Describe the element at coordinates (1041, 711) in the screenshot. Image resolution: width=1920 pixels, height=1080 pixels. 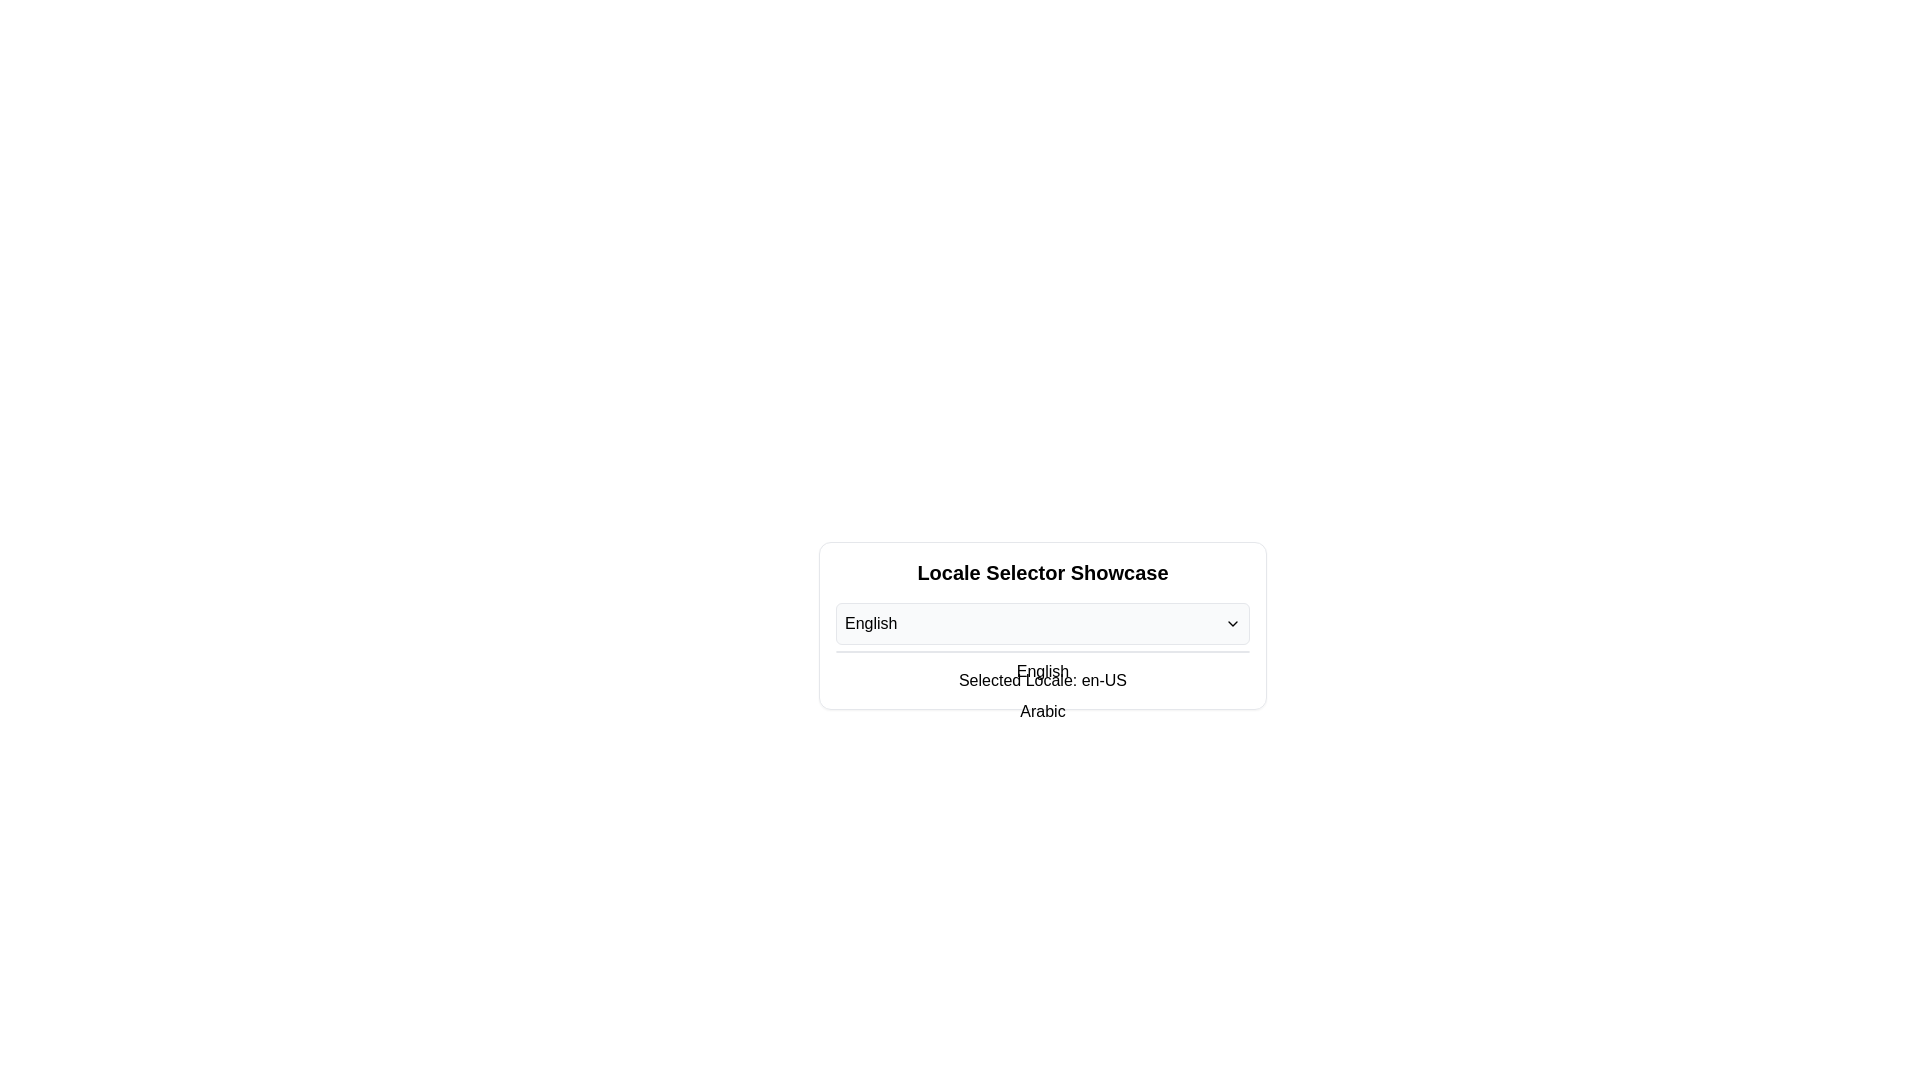
I see `the 'Arabic' text option in the dropdown menu` at that location.